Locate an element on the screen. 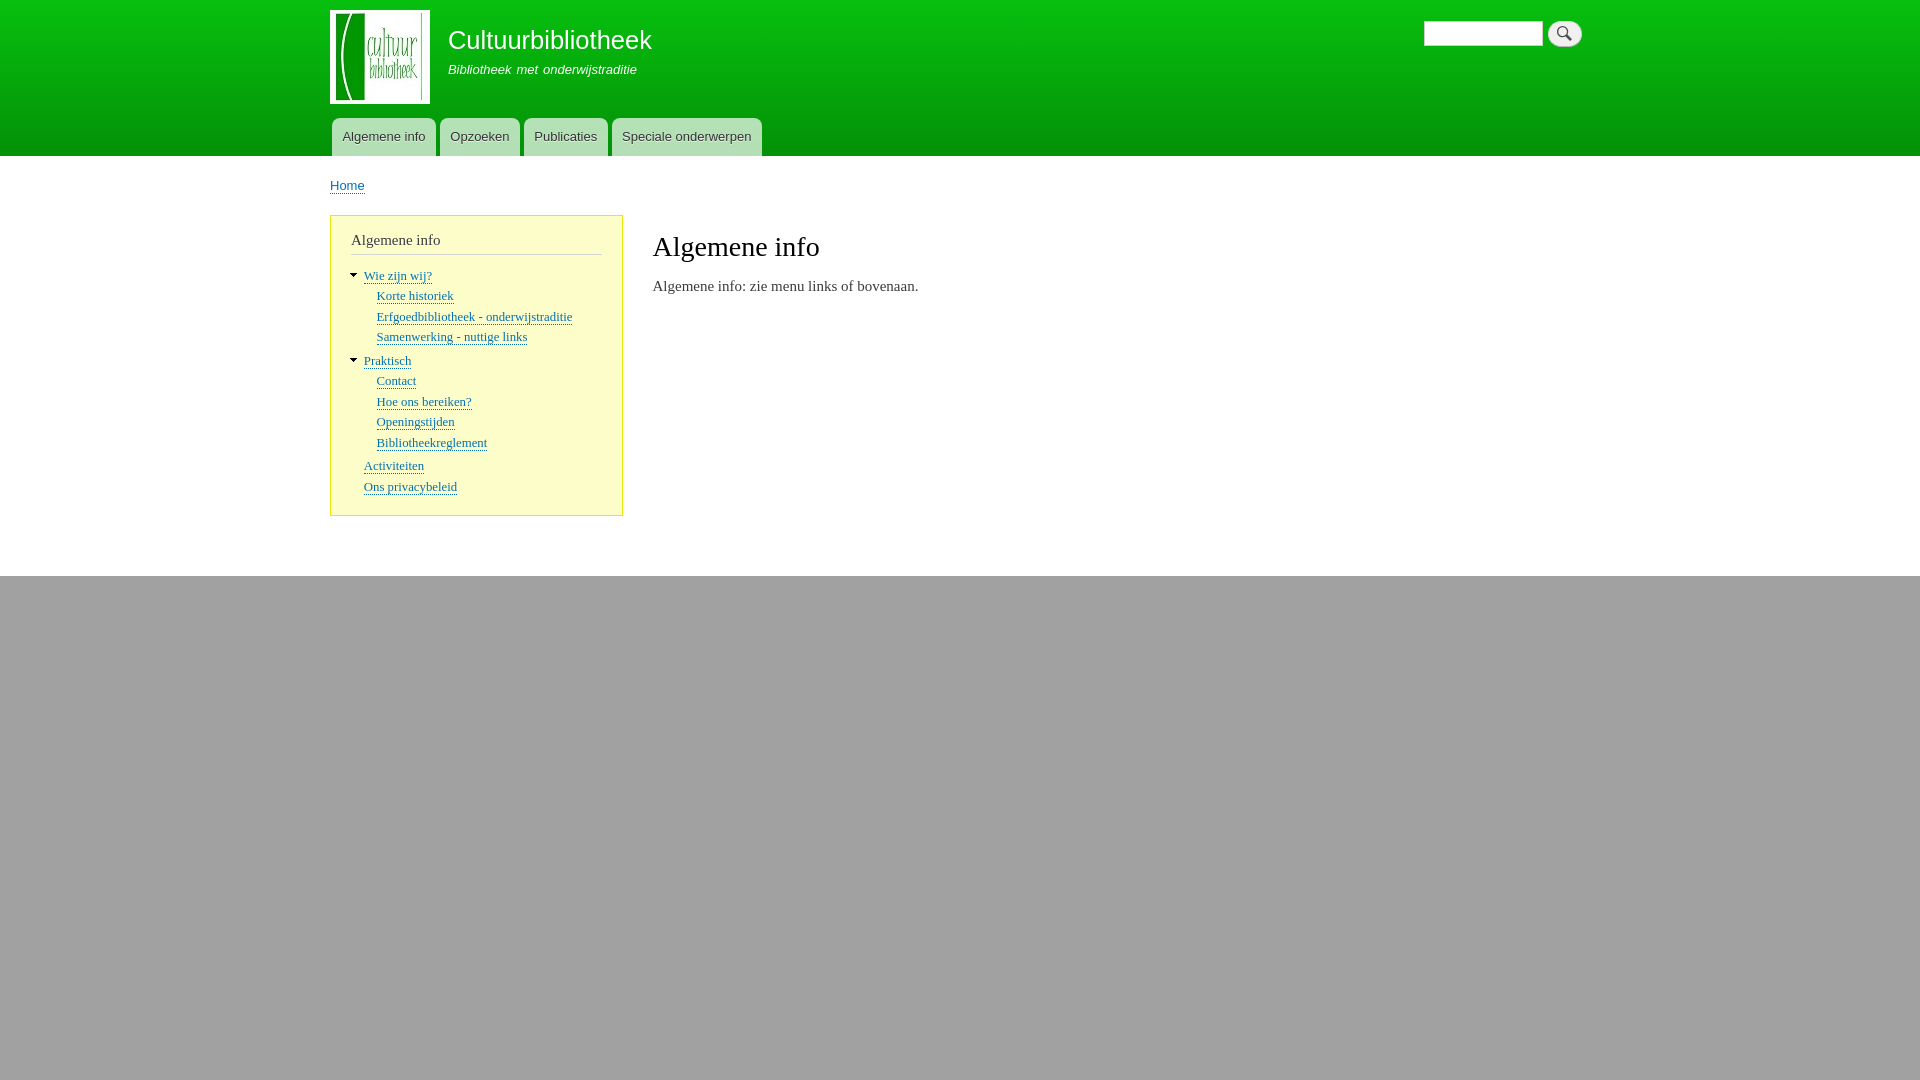 The width and height of the screenshot is (1920, 1080). 'Publicaties' is located at coordinates (565, 136).